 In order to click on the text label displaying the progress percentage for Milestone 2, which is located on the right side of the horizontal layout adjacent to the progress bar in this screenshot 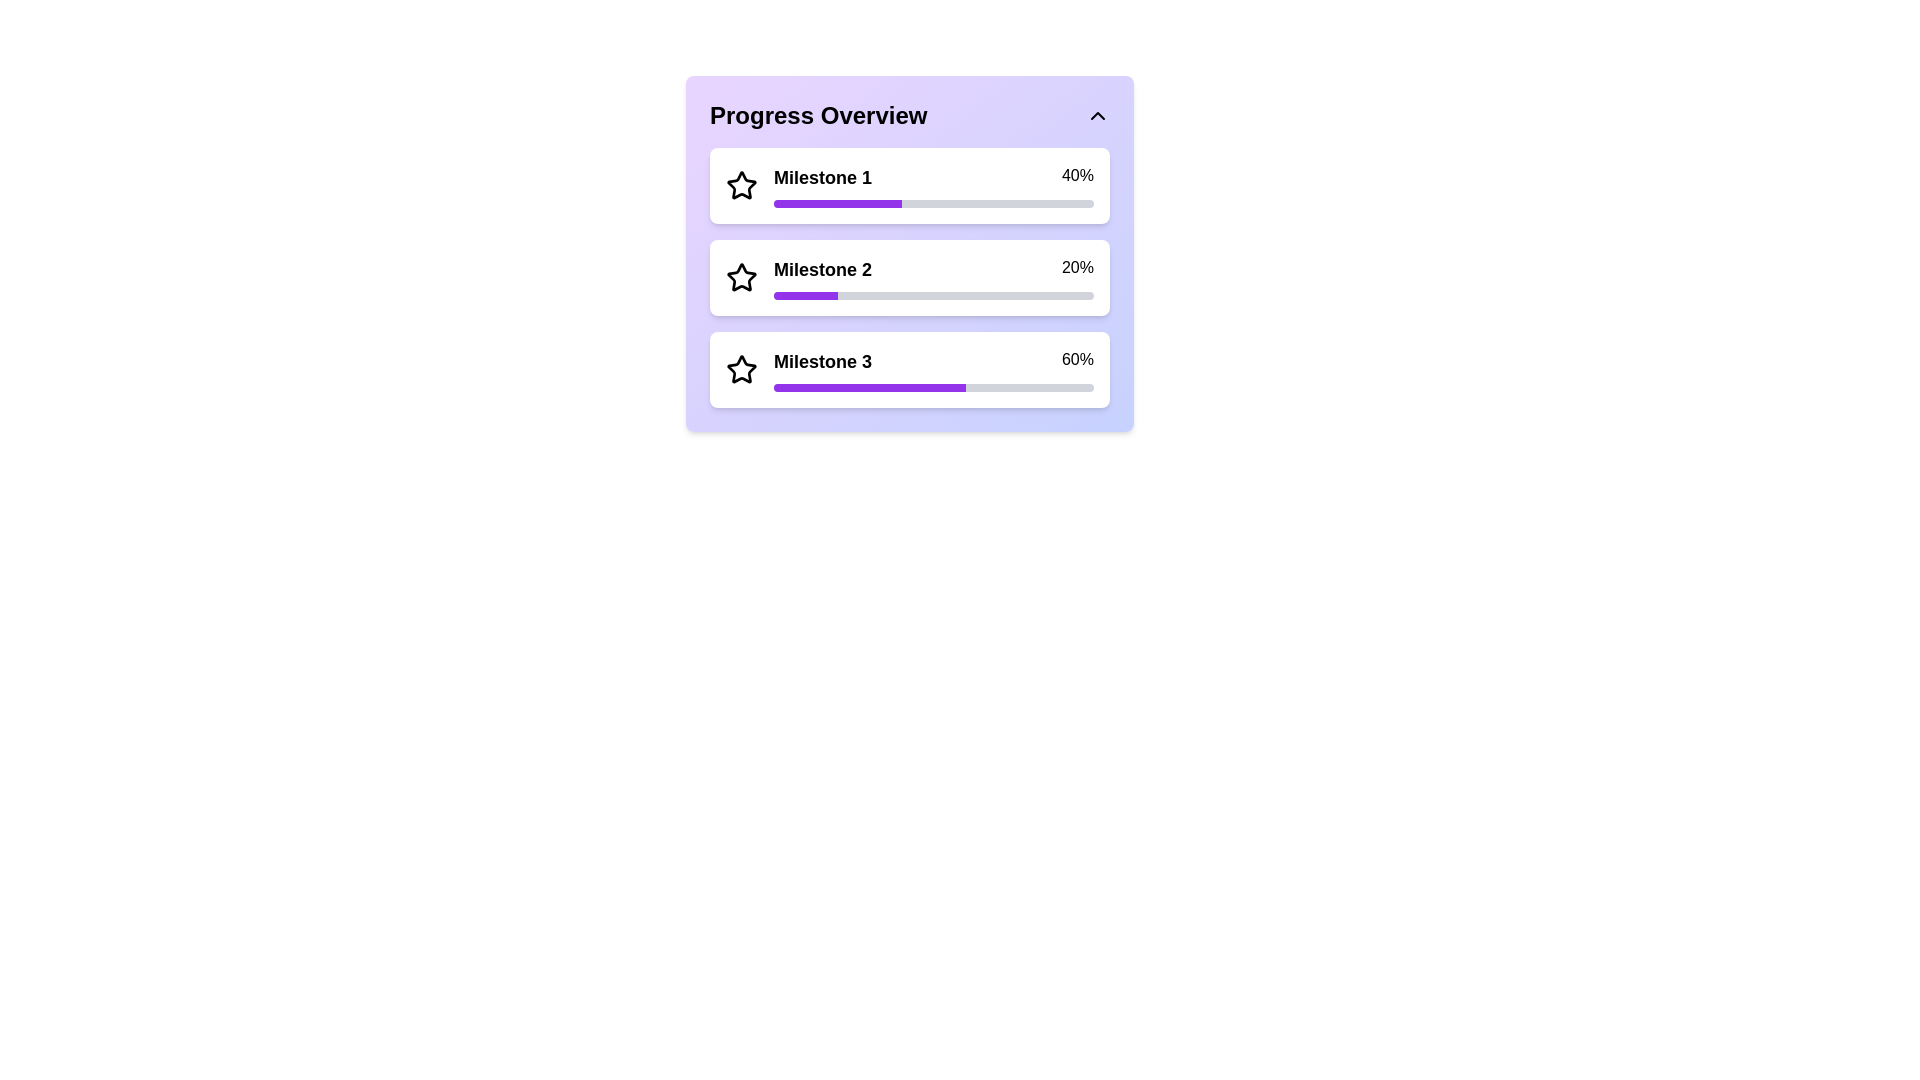, I will do `click(1076, 270)`.